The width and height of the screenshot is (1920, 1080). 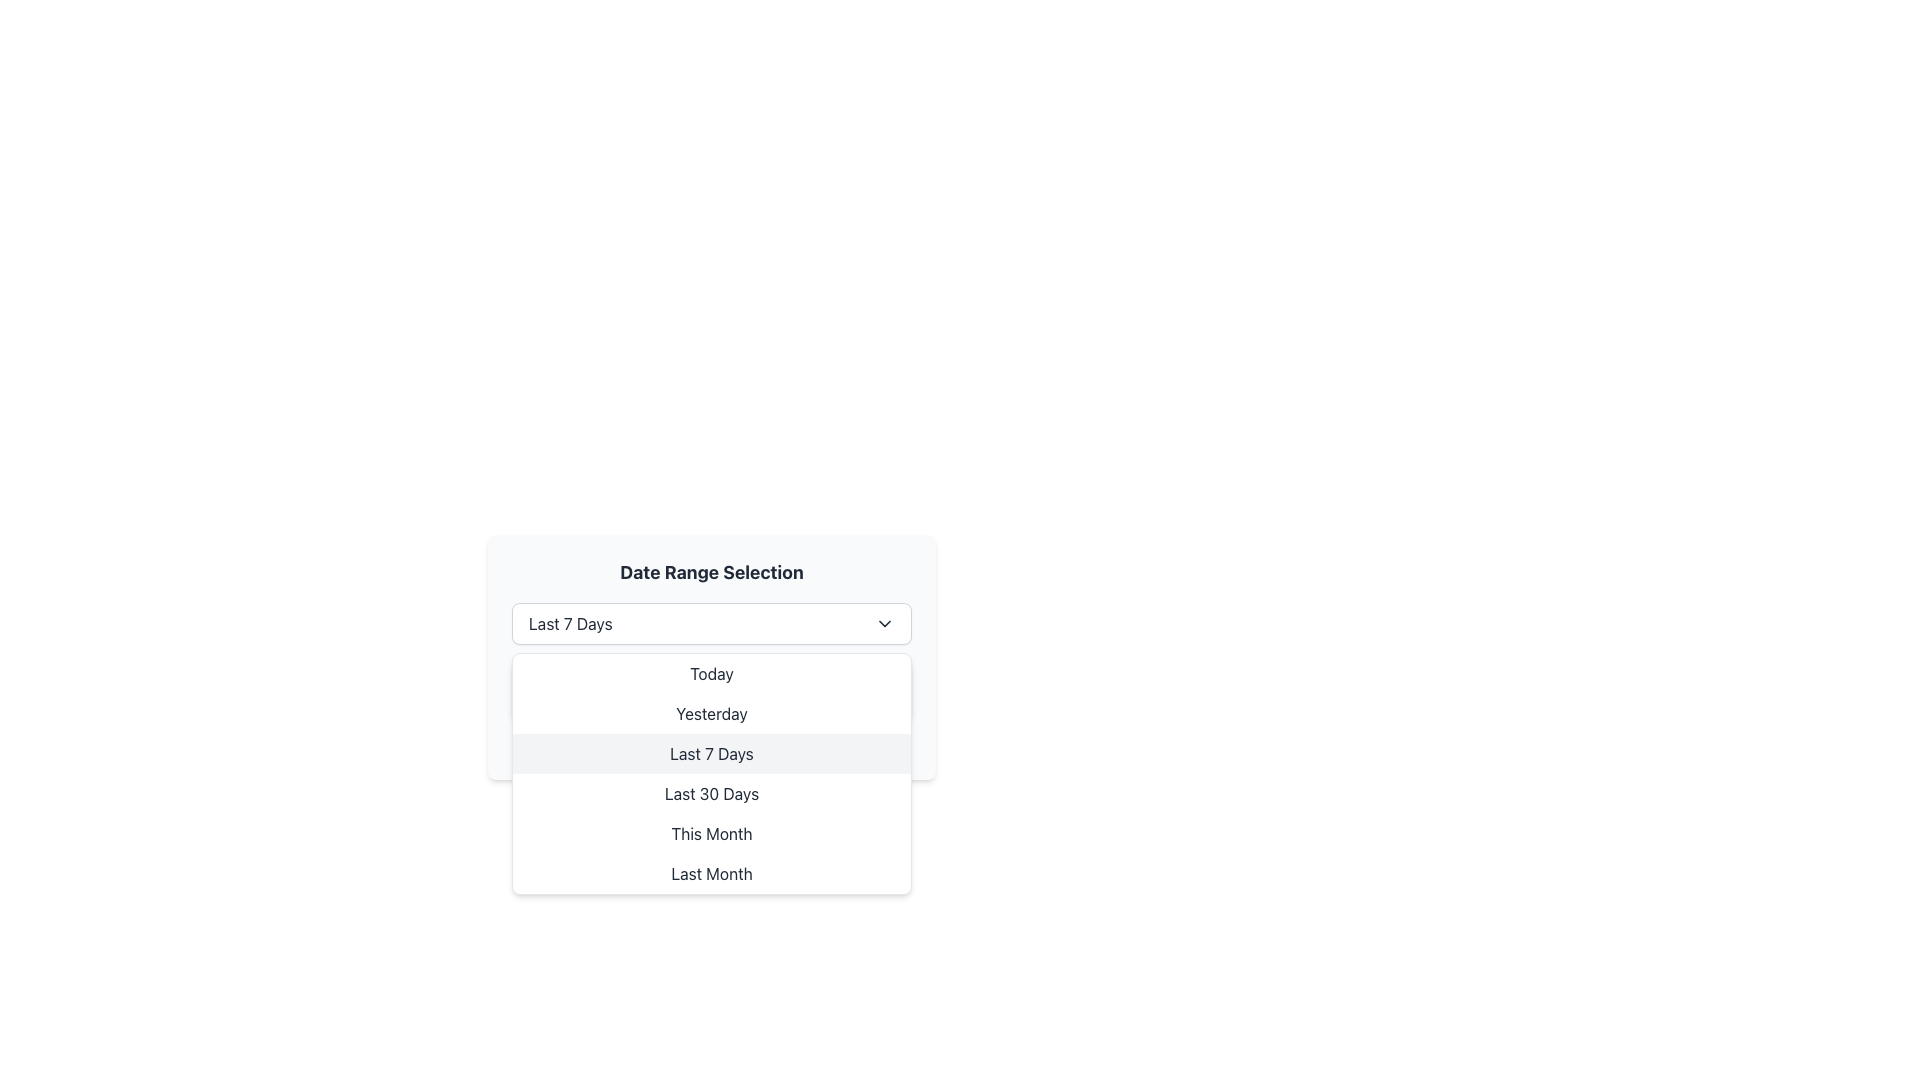 I want to click on the fourth option in the dropdown menu that filters data, so click(x=711, y=793).